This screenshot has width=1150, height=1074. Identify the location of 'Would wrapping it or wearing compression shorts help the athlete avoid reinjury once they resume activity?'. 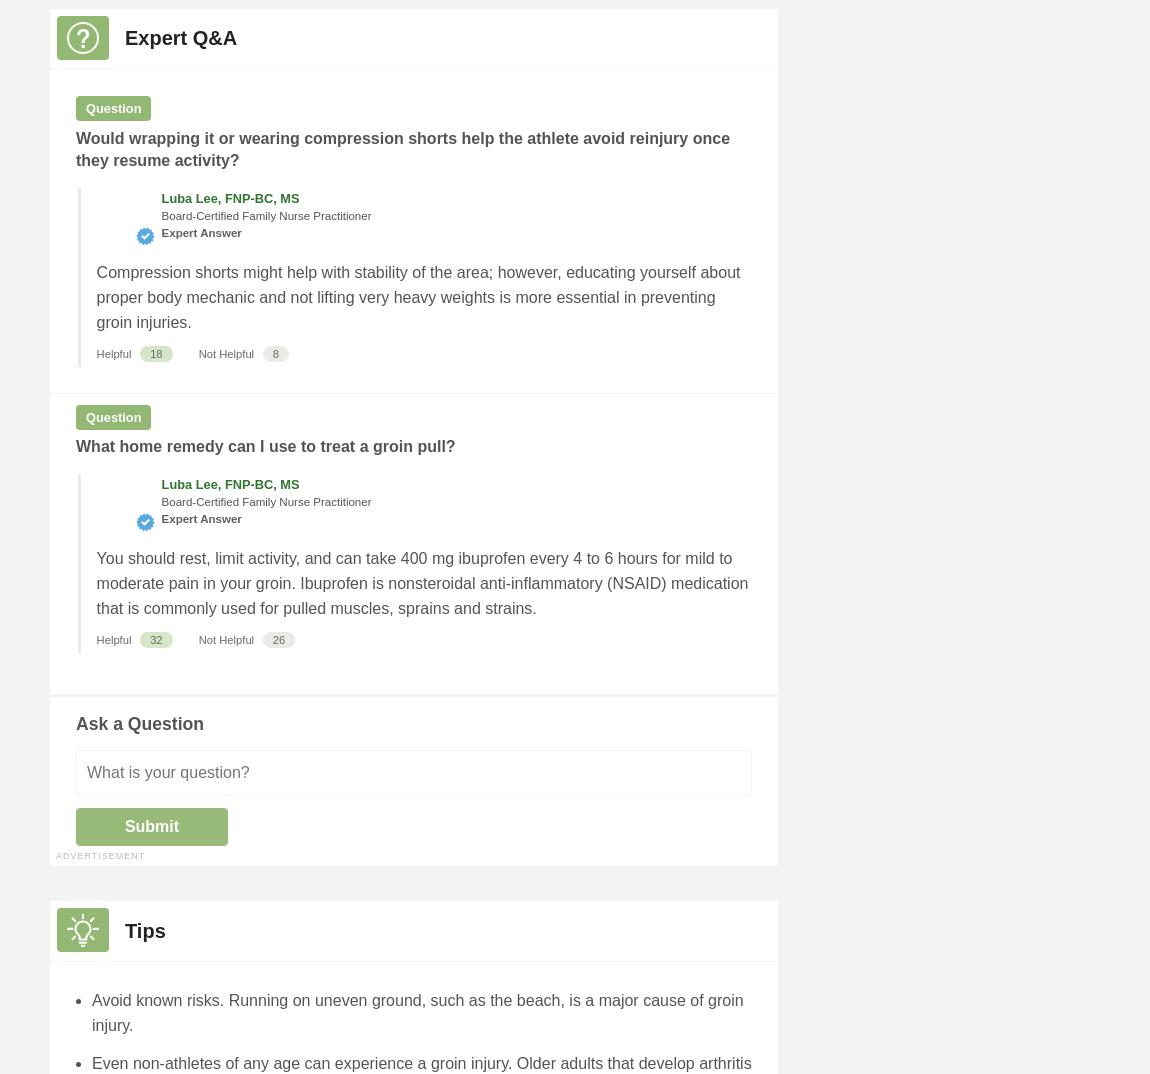
(75, 147).